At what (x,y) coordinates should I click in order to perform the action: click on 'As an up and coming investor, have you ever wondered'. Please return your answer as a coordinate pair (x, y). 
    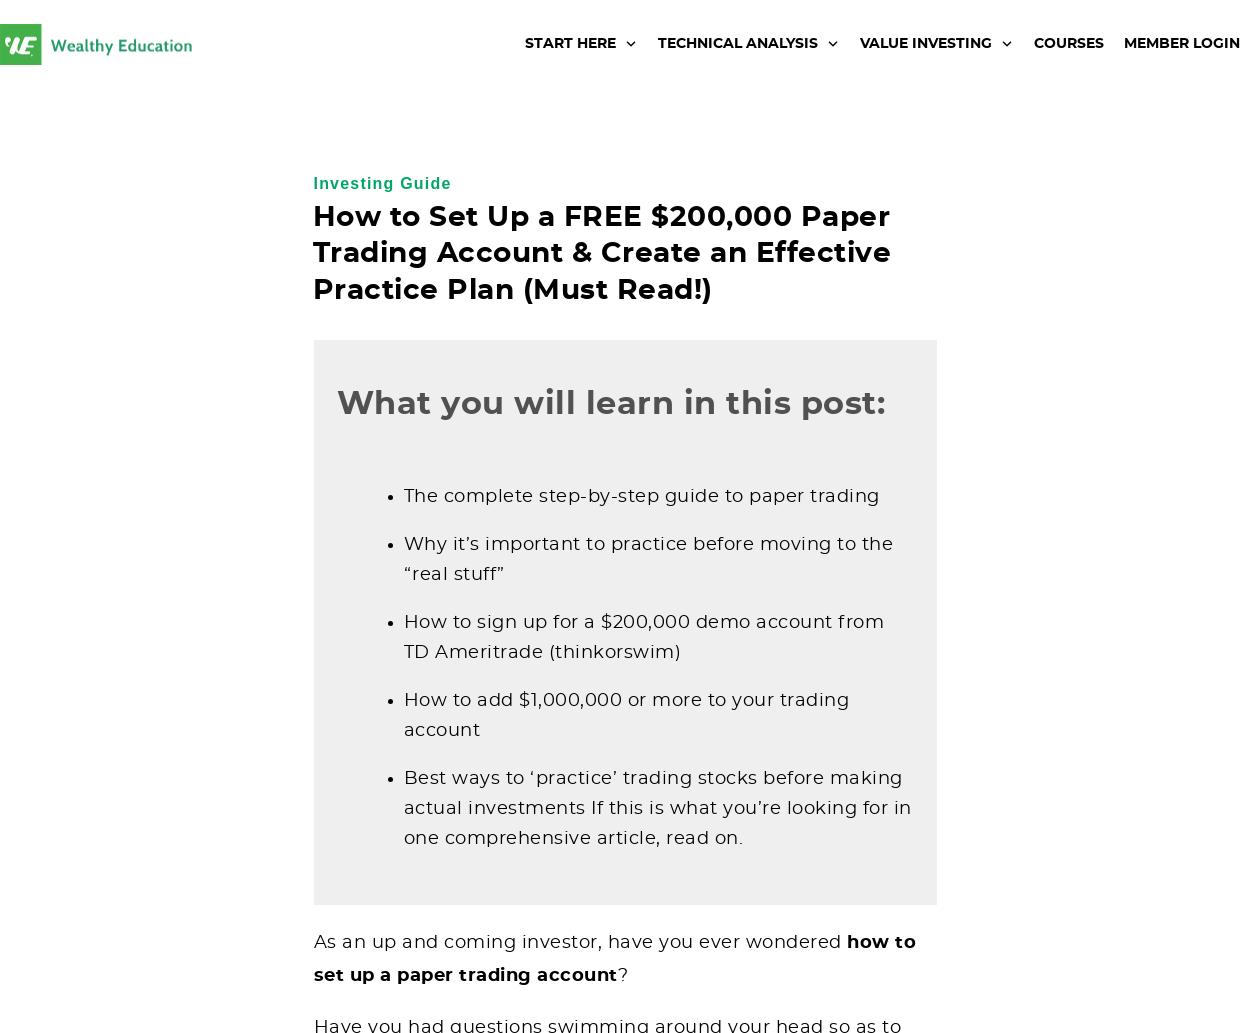
    Looking at the image, I should click on (579, 942).